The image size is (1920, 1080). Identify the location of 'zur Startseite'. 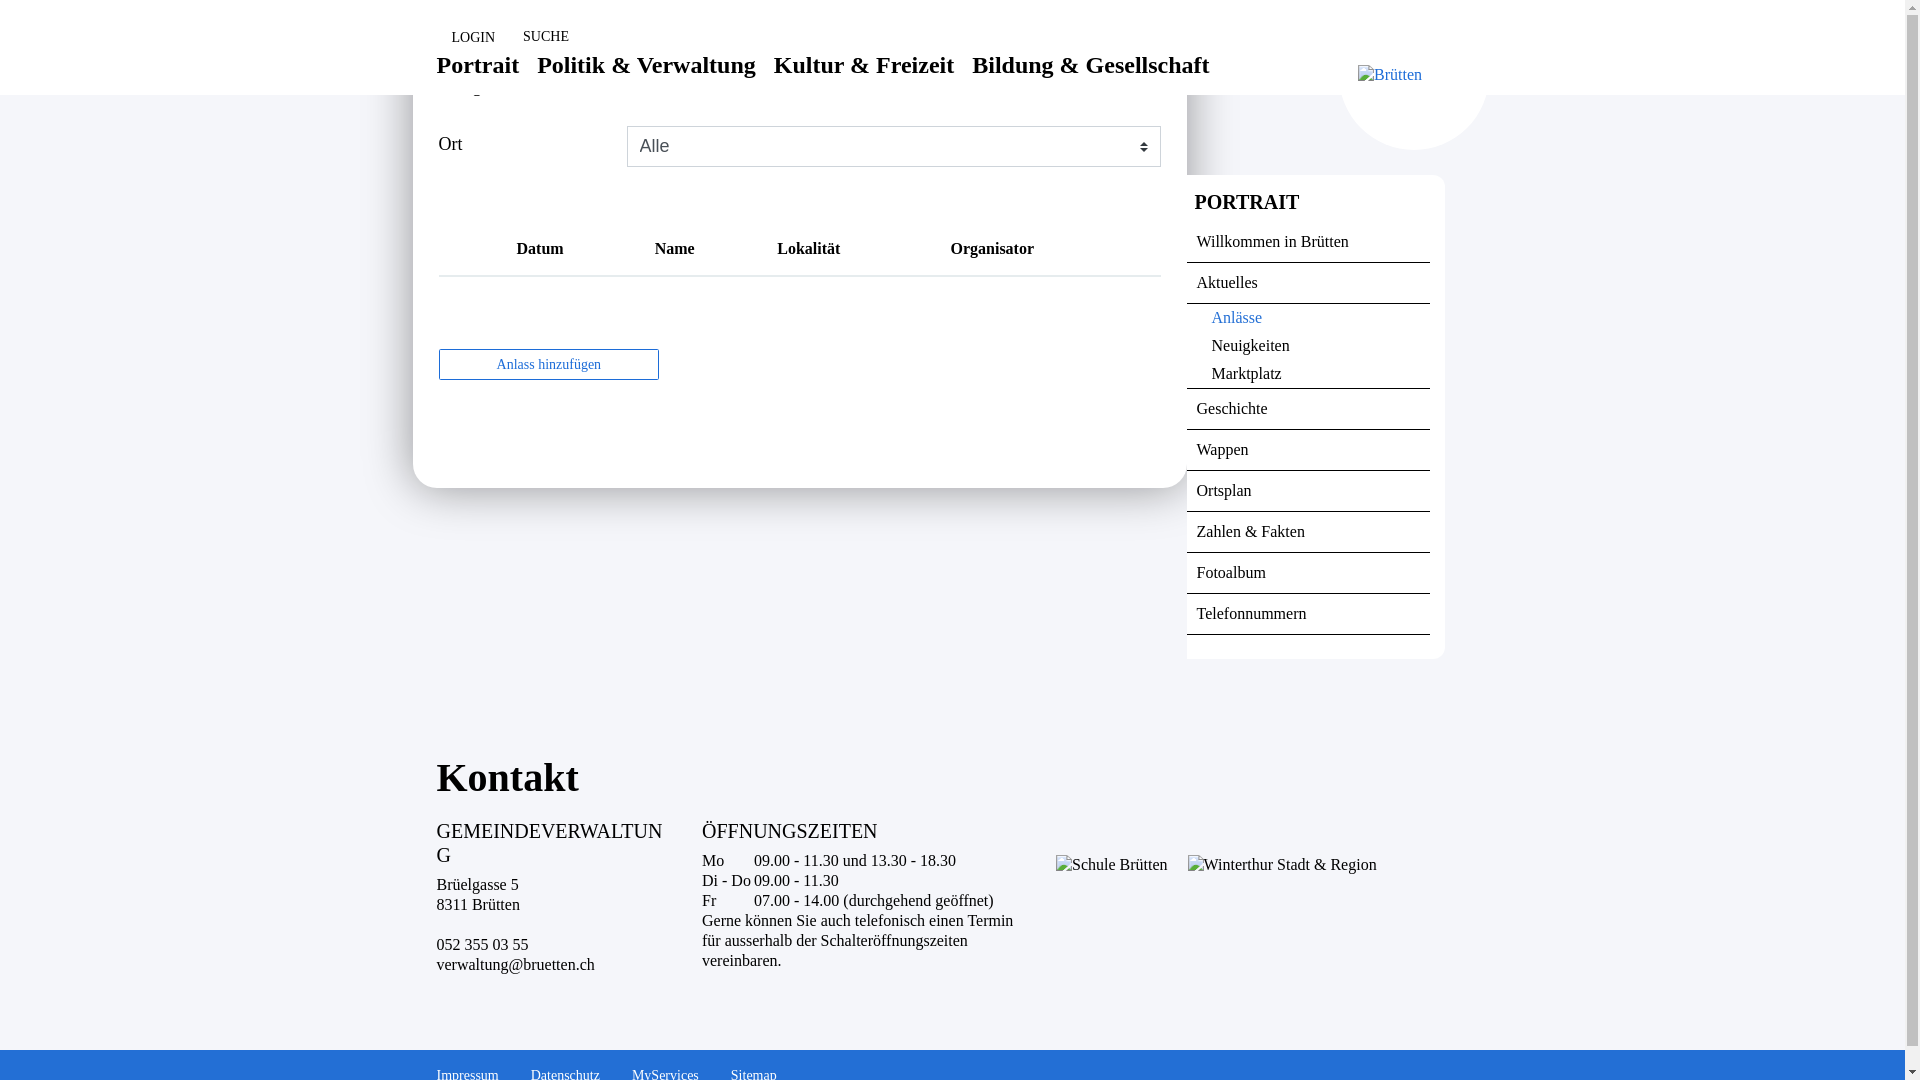
(0, 0).